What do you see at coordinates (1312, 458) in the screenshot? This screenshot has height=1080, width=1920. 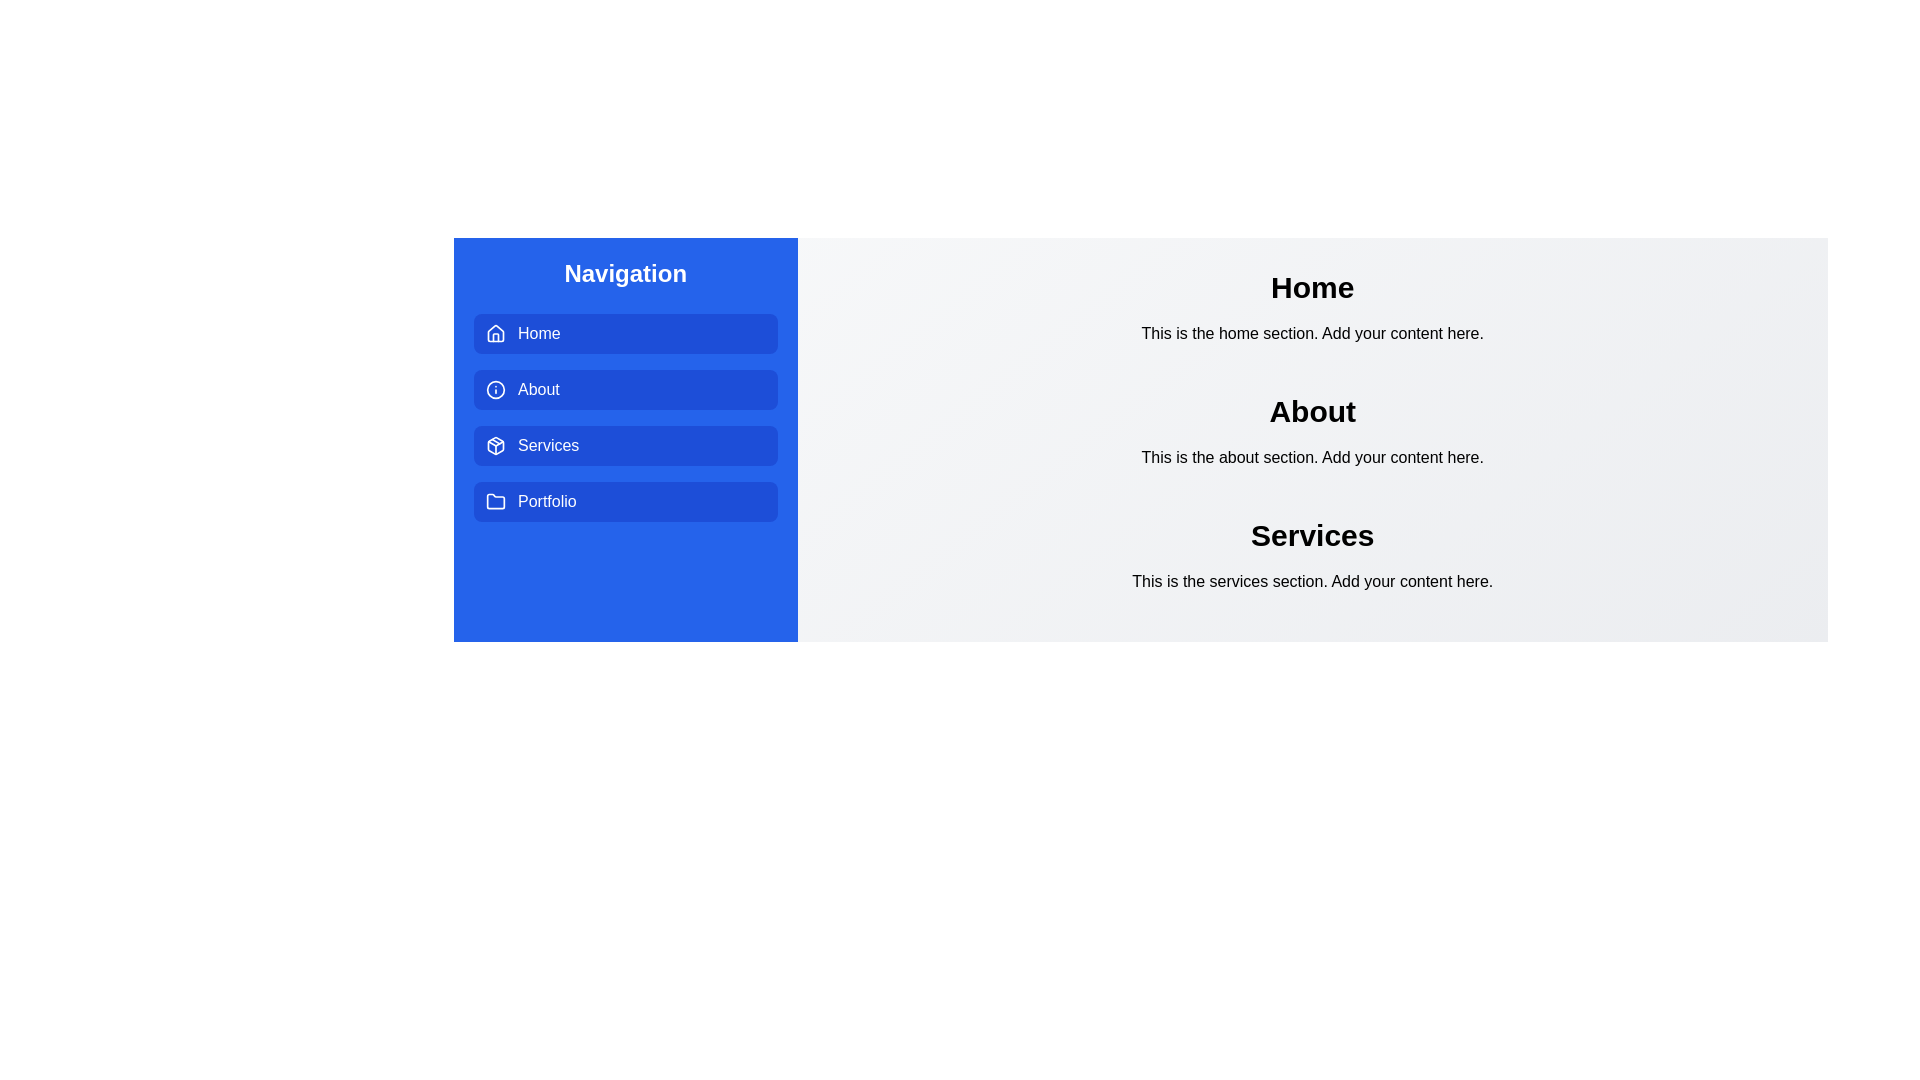 I see `the text paragraph that says 'This is the about section. Add your content here.' which is located centrally beneath the 'About' heading` at bounding box center [1312, 458].